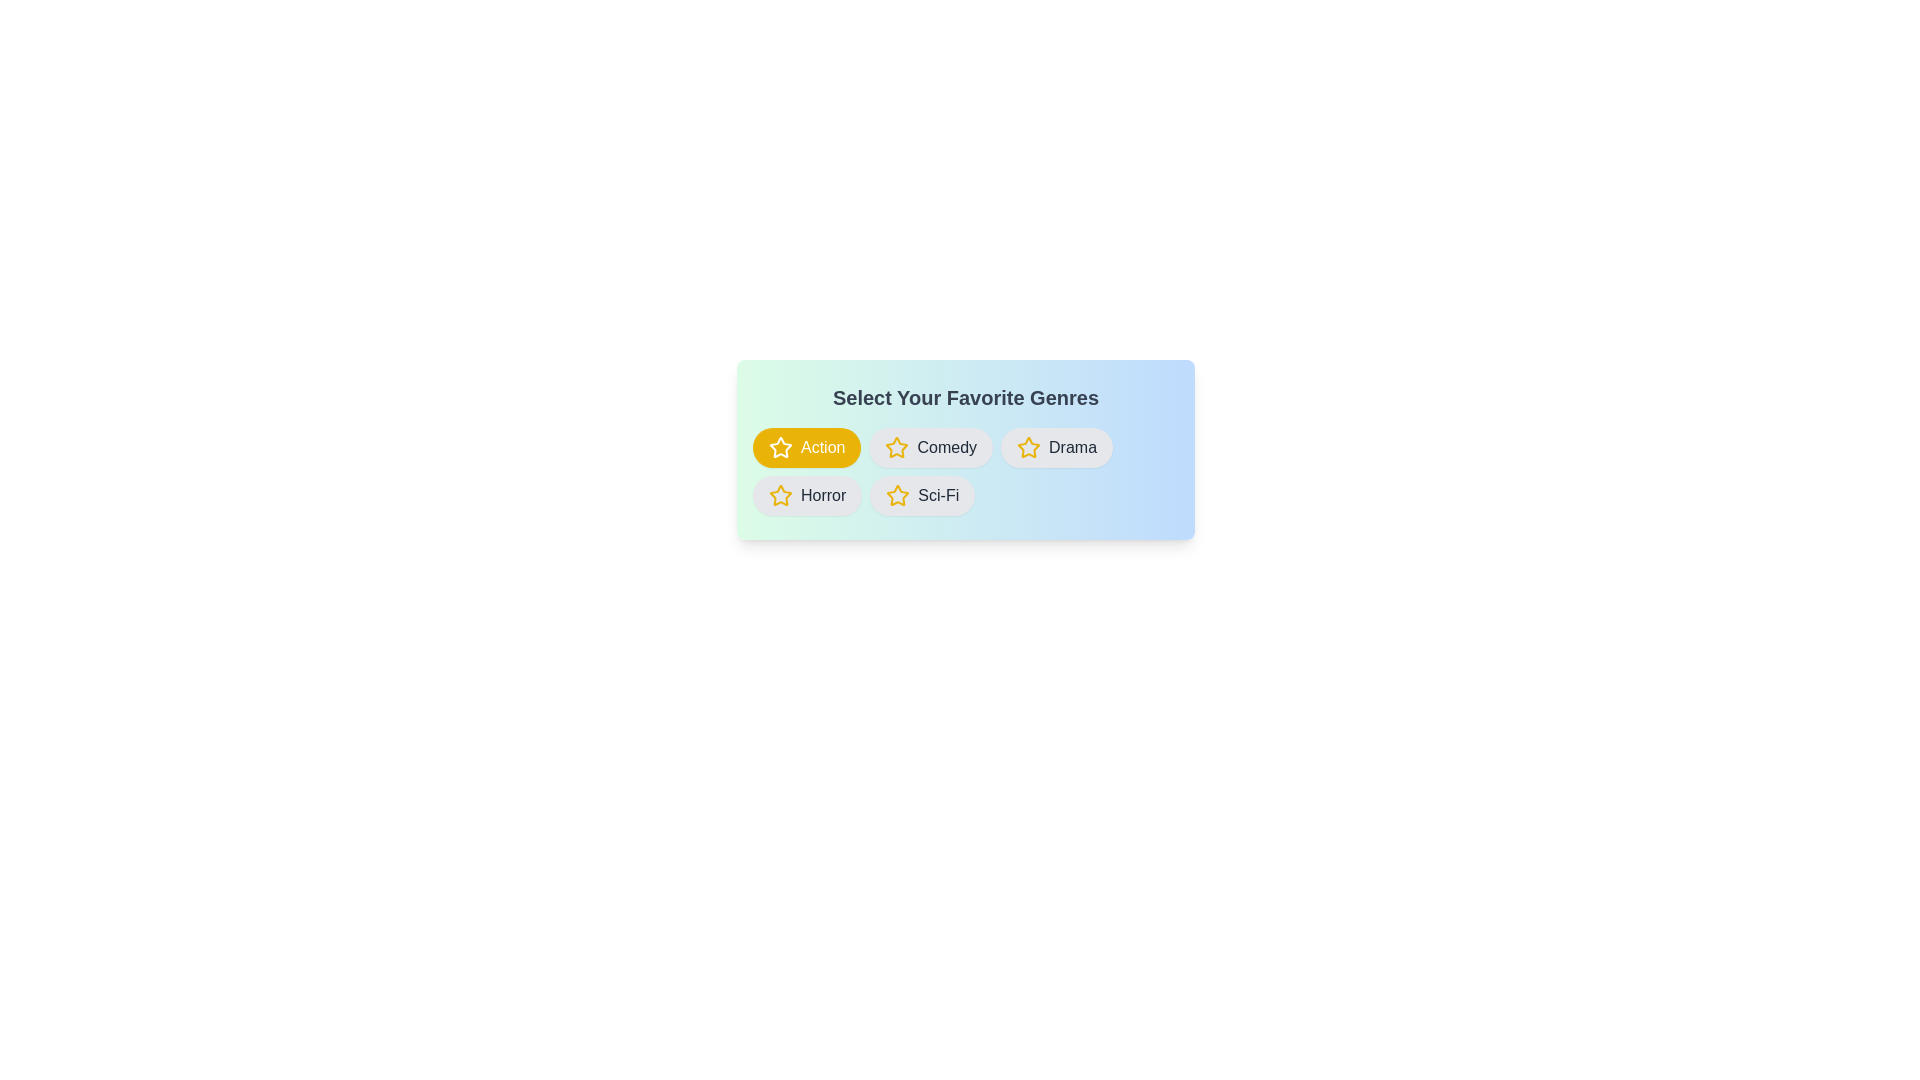 The width and height of the screenshot is (1920, 1080). I want to click on the category Comedy to observe the hover effect, so click(930, 446).